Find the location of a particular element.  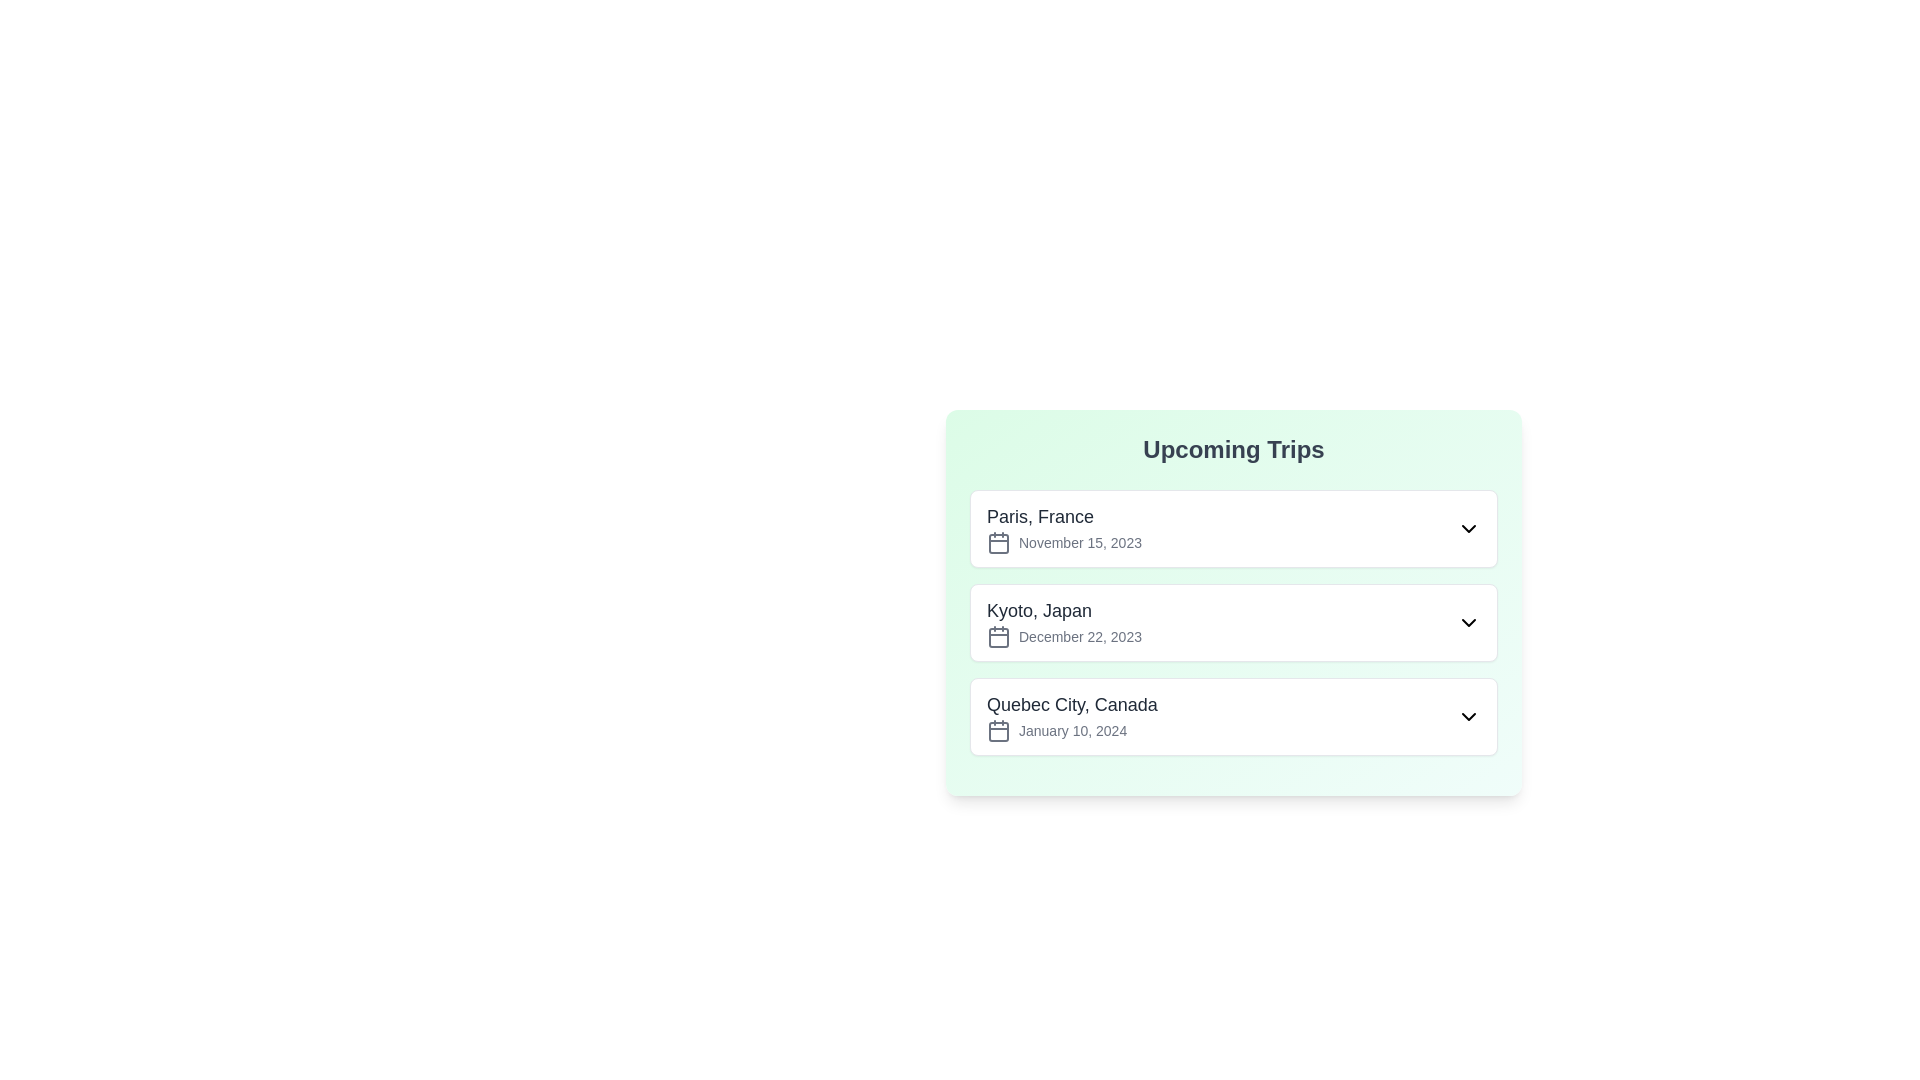

the second trip entry in the 'Upcoming Trips' section, which is the Interactive Card Element displaying trip information is located at coordinates (1232, 601).